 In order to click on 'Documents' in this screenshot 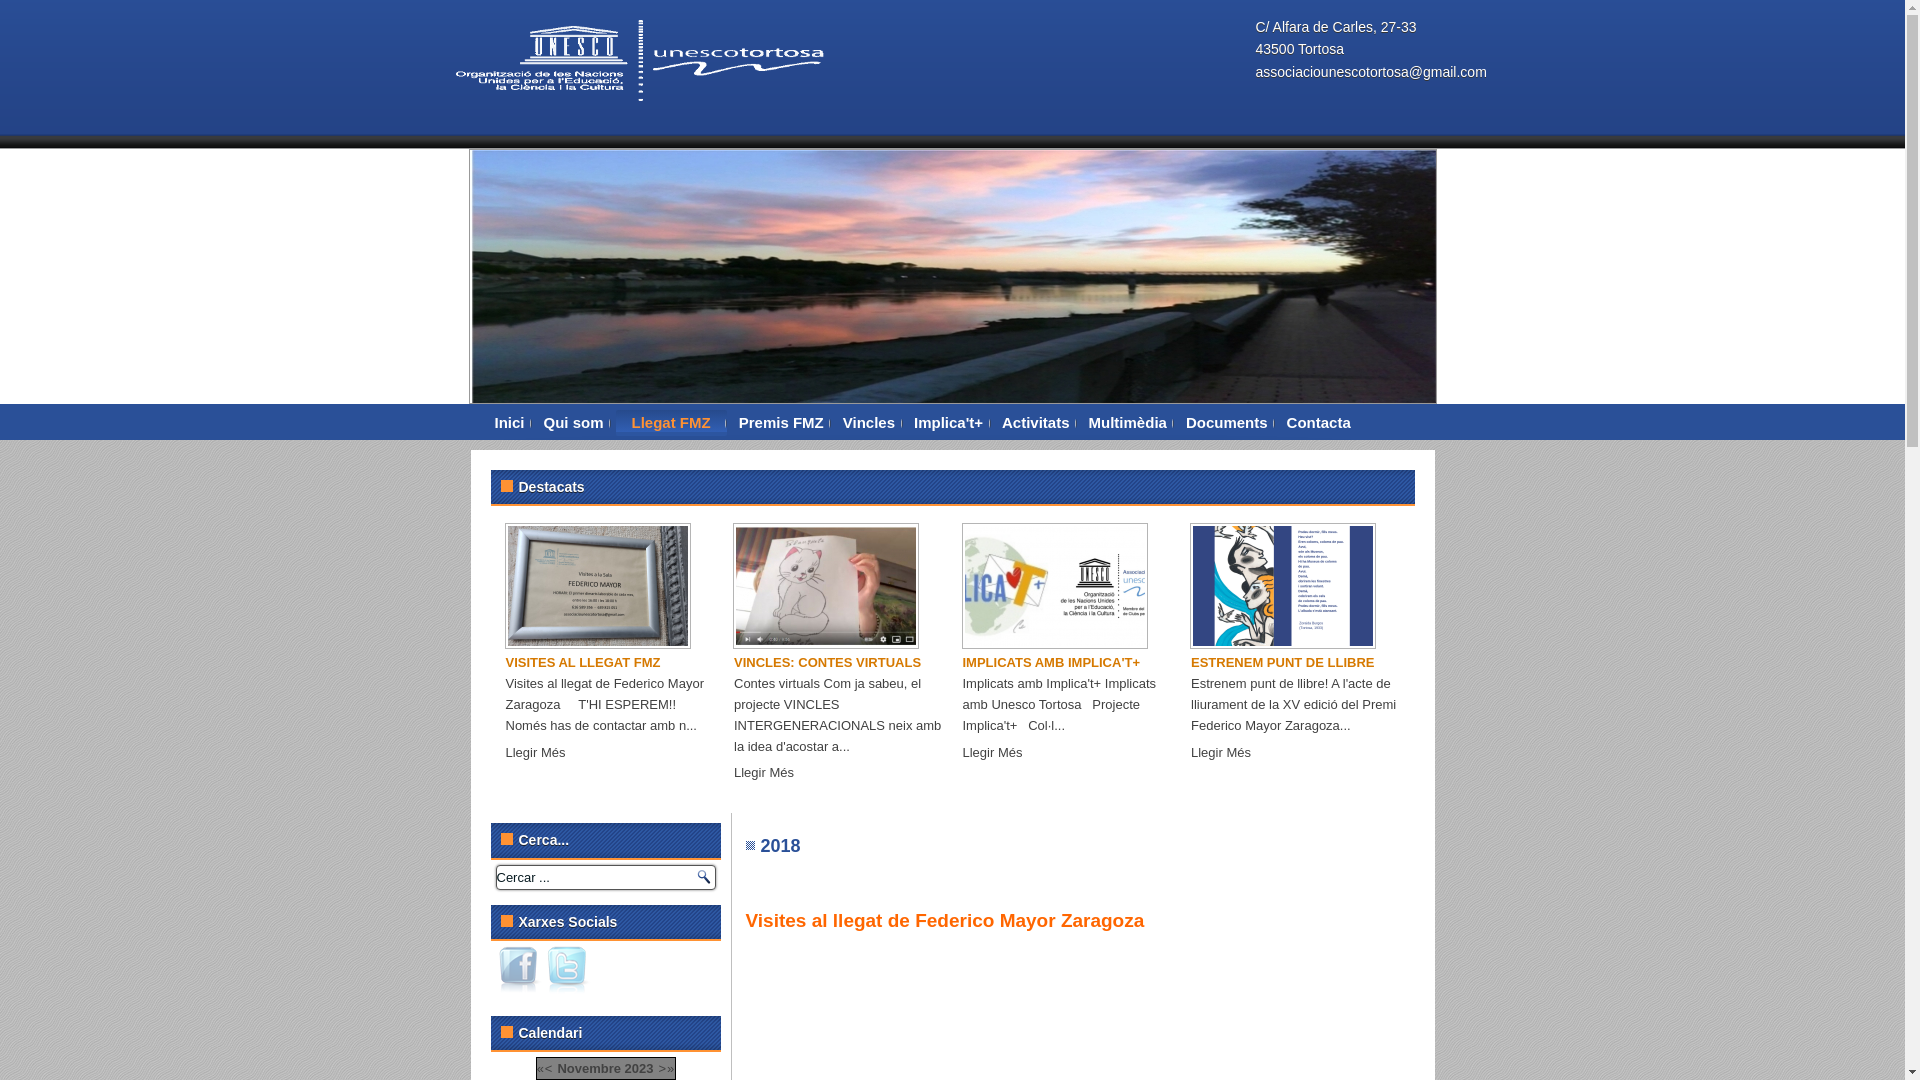, I will do `click(1226, 422)`.